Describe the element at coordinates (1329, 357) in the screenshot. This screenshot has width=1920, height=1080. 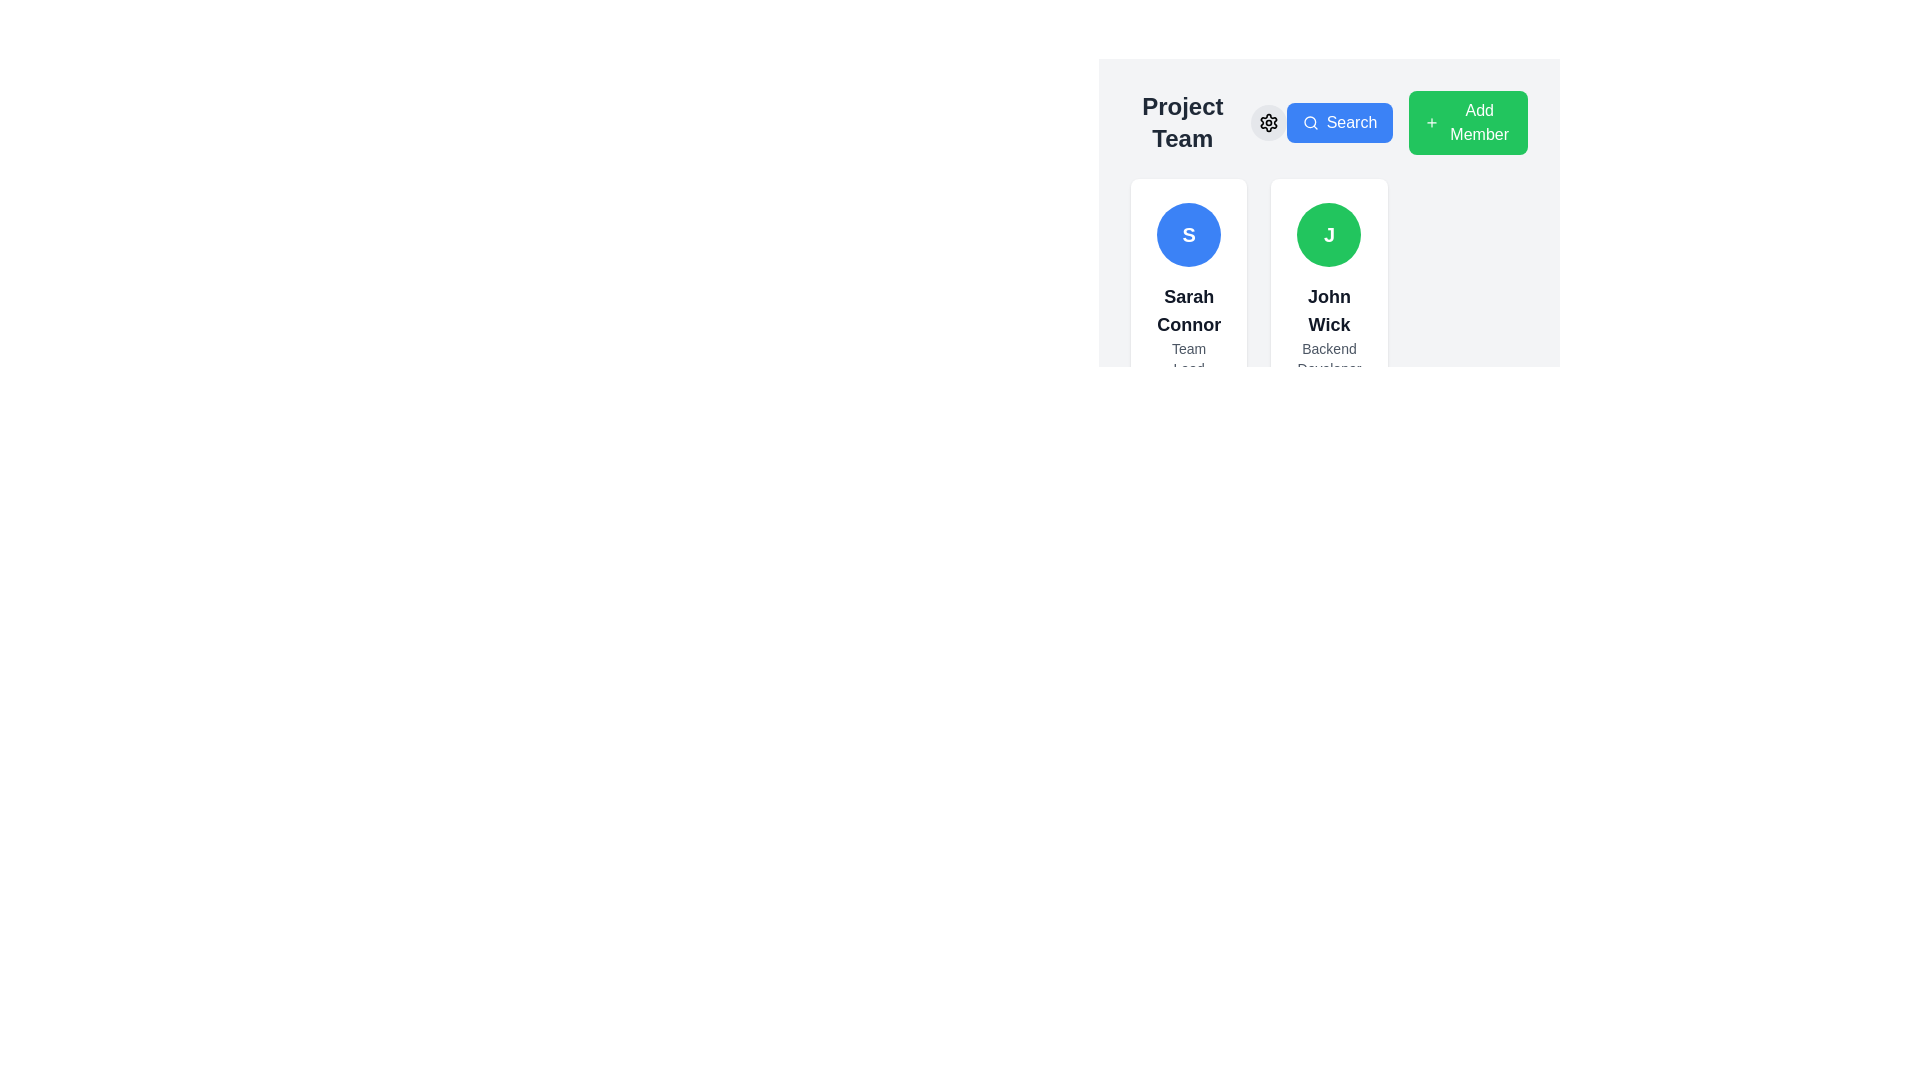
I see `the static text label displaying 'Backend Developer', which is located beneath the name 'John Wick' in the second card from the left` at that location.